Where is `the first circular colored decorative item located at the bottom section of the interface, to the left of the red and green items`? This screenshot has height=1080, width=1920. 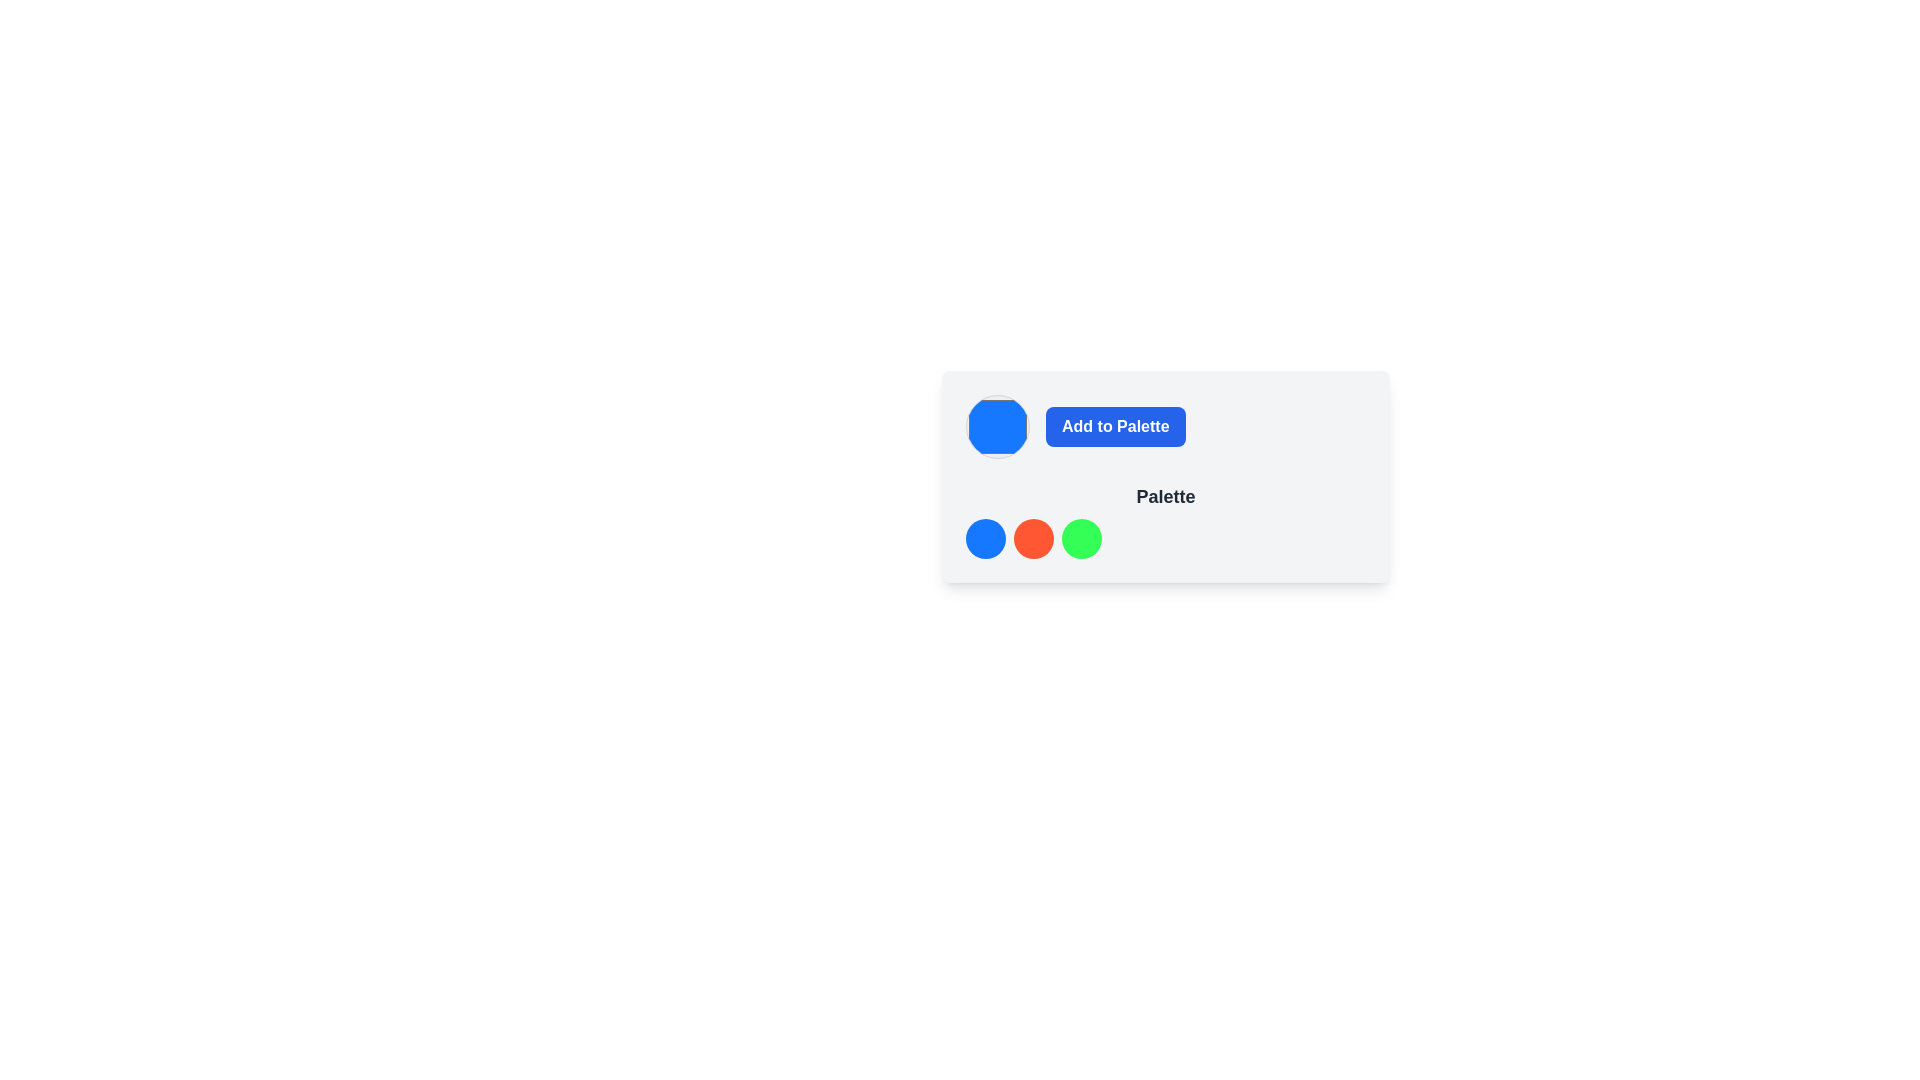
the first circular colored decorative item located at the bottom section of the interface, to the left of the red and green items is located at coordinates (985, 538).